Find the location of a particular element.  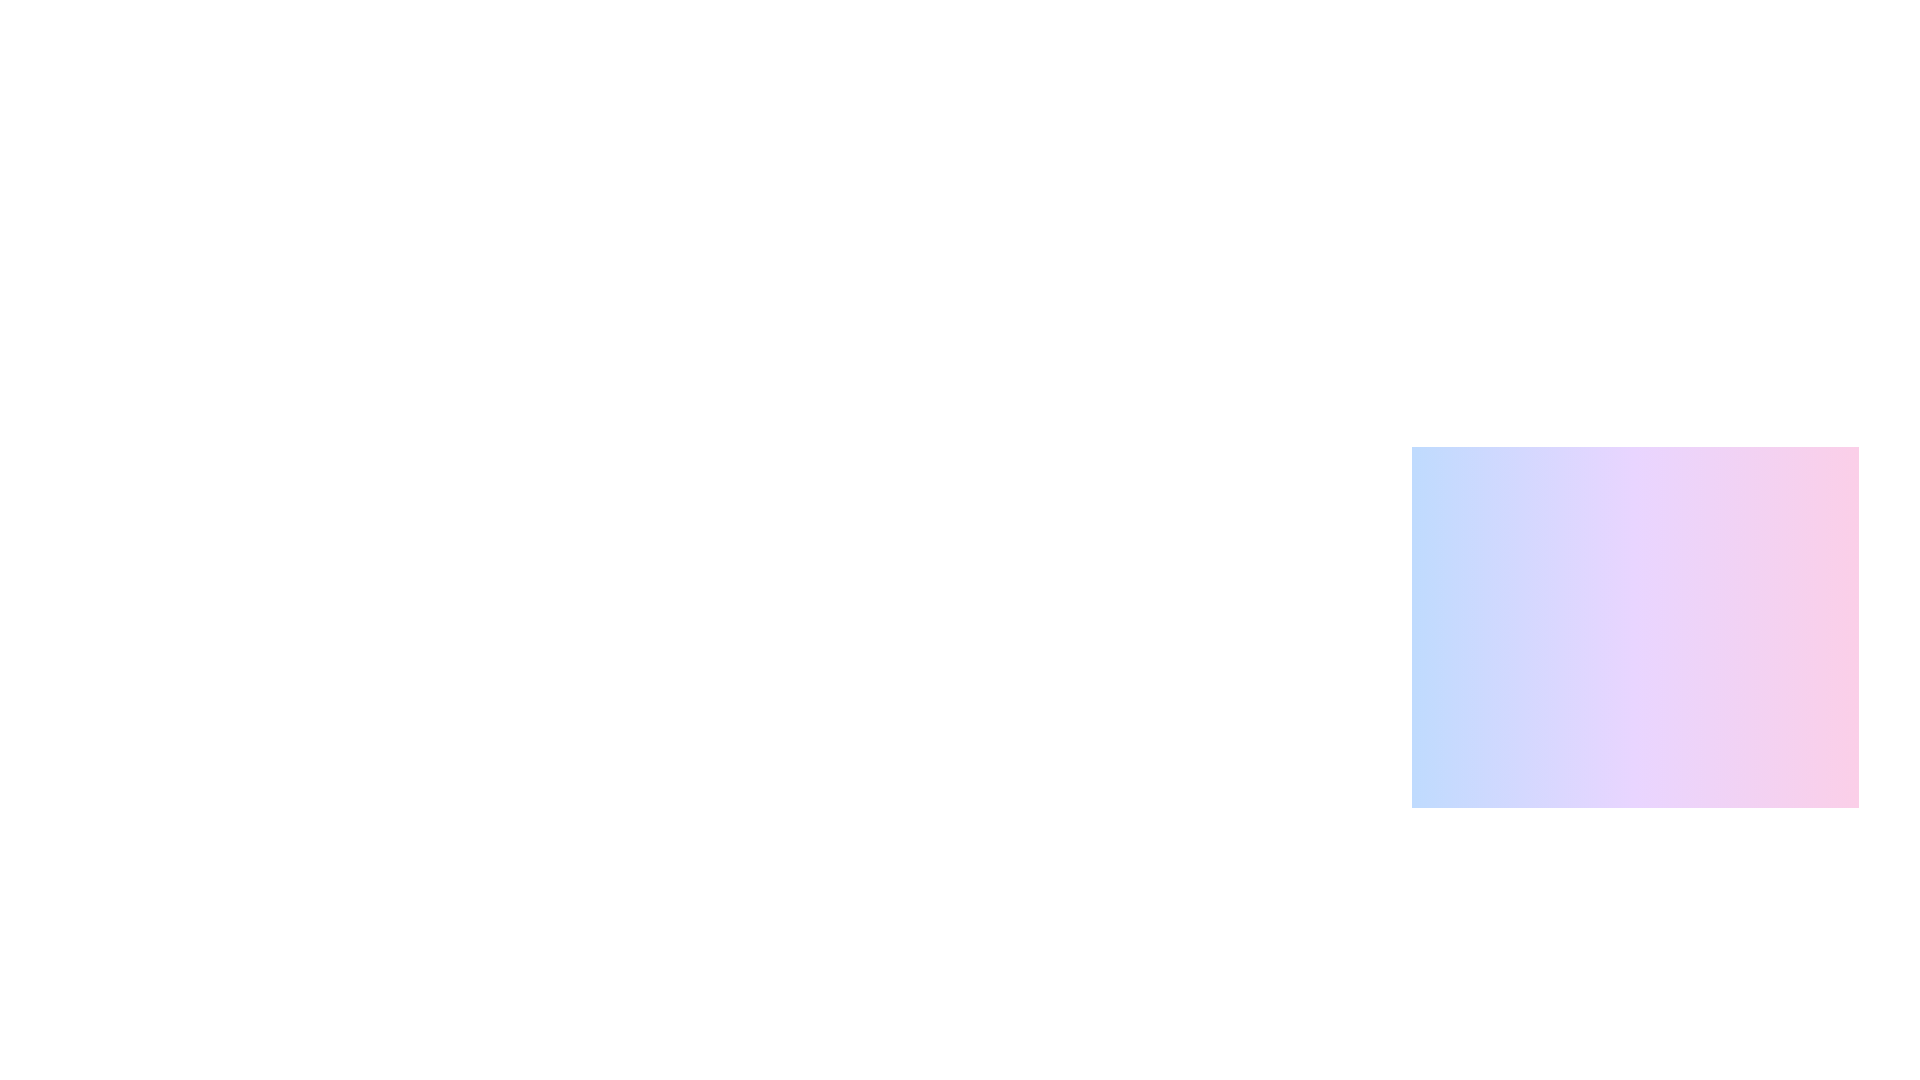

the alert icon to interact with it is located at coordinates (1437, 920).